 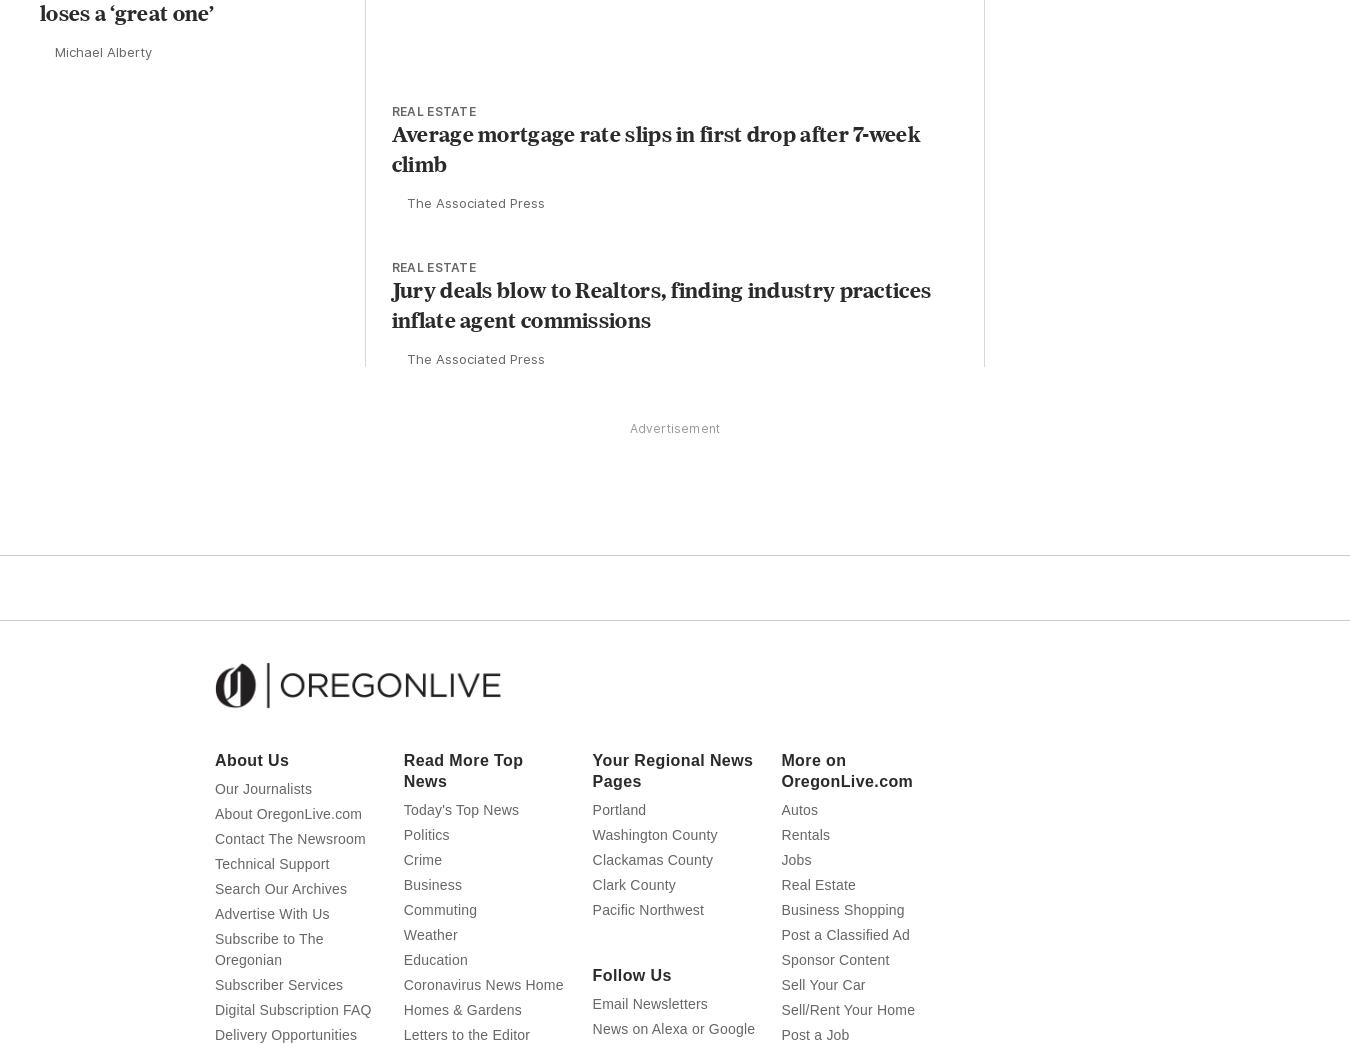 What do you see at coordinates (822, 1023) in the screenshot?
I see `'Sell Your Car'` at bounding box center [822, 1023].